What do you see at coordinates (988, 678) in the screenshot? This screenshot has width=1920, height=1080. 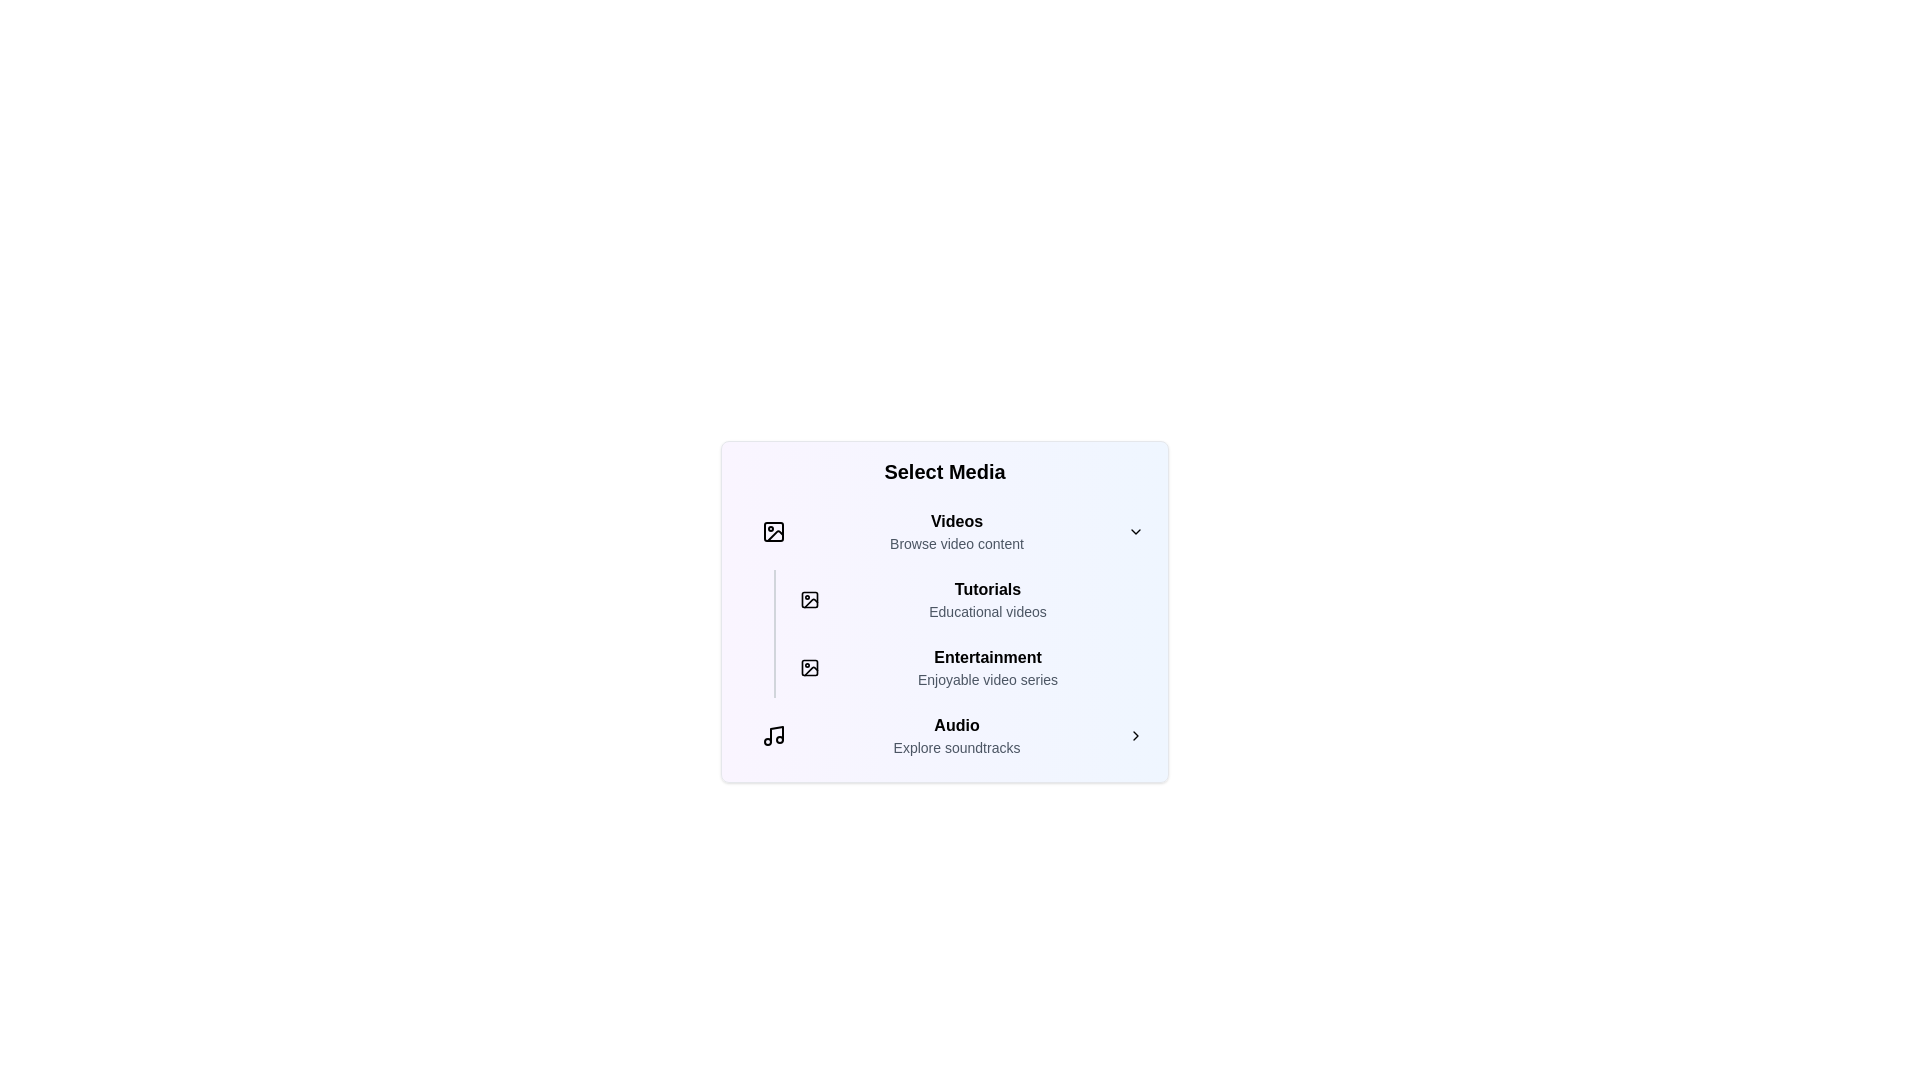 I see `the text label that reads 'Enjoyable video series', styled in a smaller gray font and positioned below the bold heading 'Entertainment'` at bounding box center [988, 678].